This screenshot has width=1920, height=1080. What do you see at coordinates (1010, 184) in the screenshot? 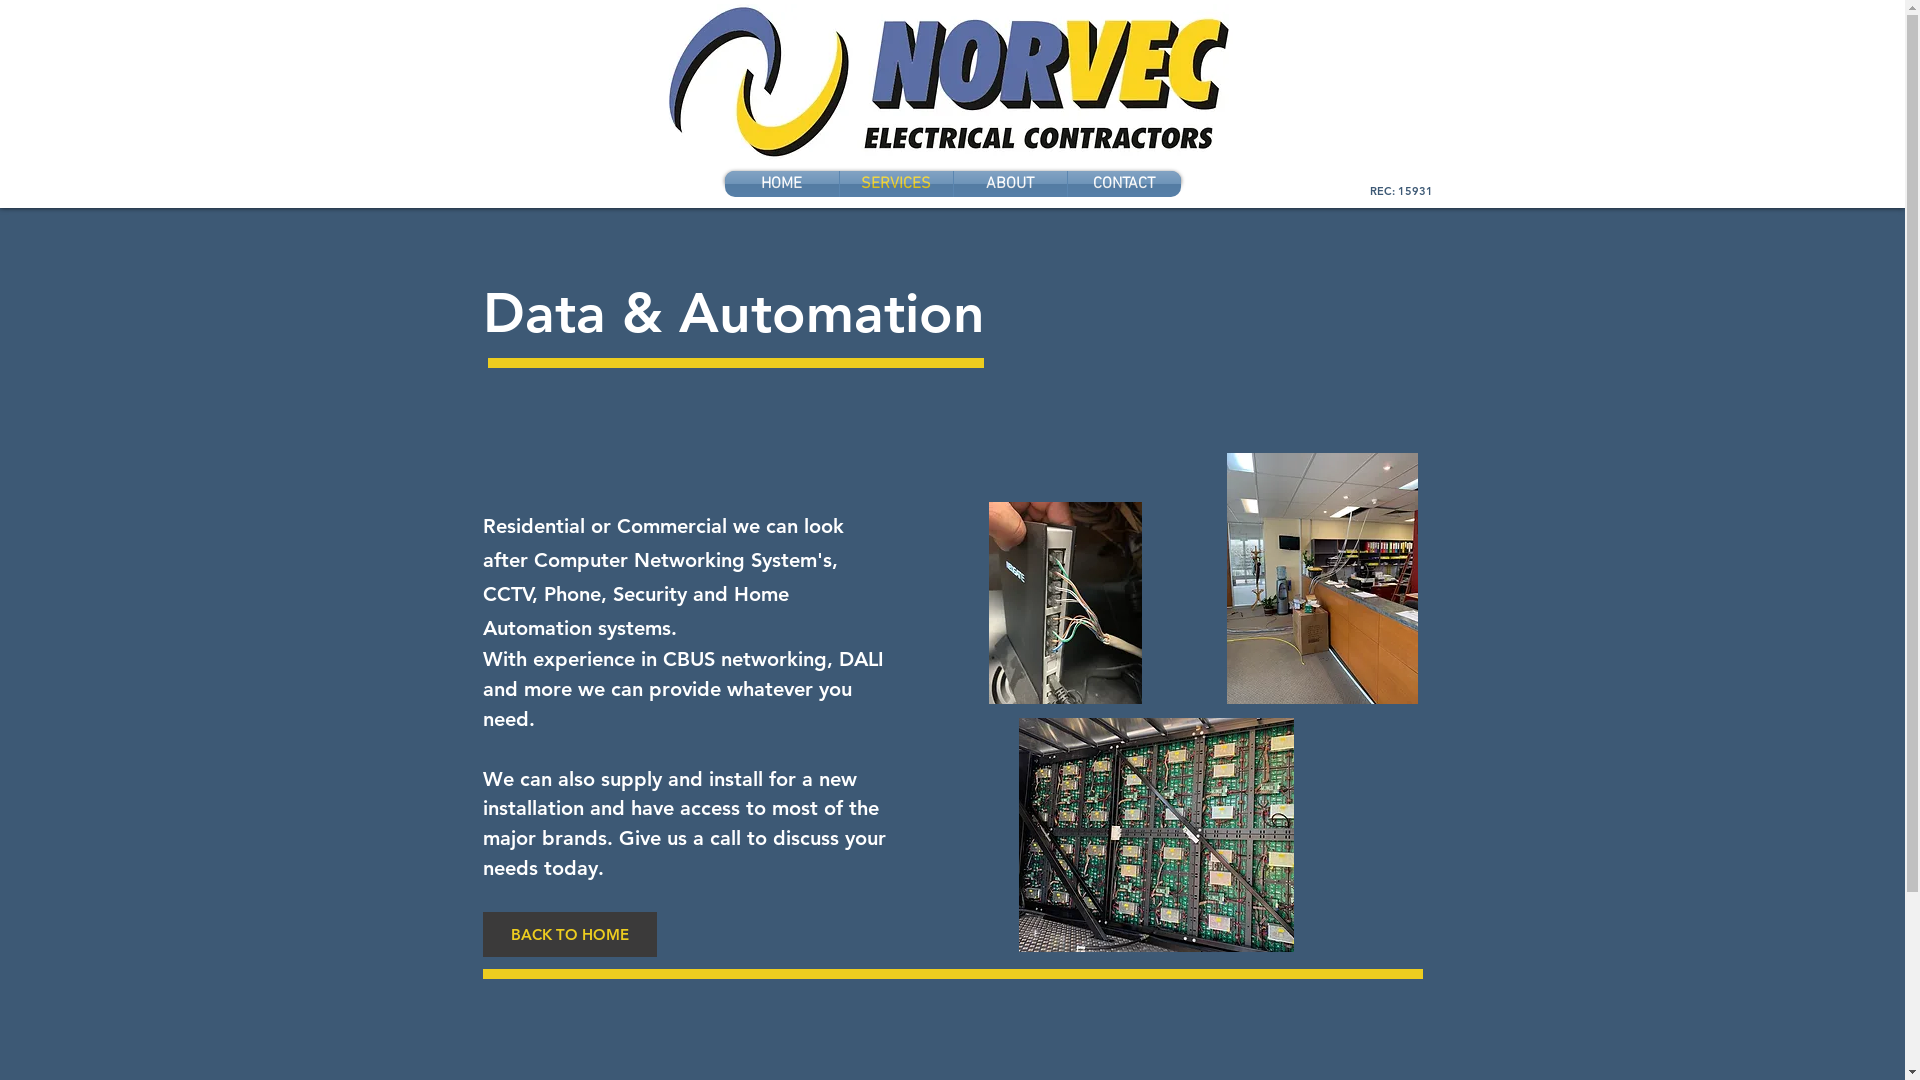
I see `'ABOUT'` at bounding box center [1010, 184].